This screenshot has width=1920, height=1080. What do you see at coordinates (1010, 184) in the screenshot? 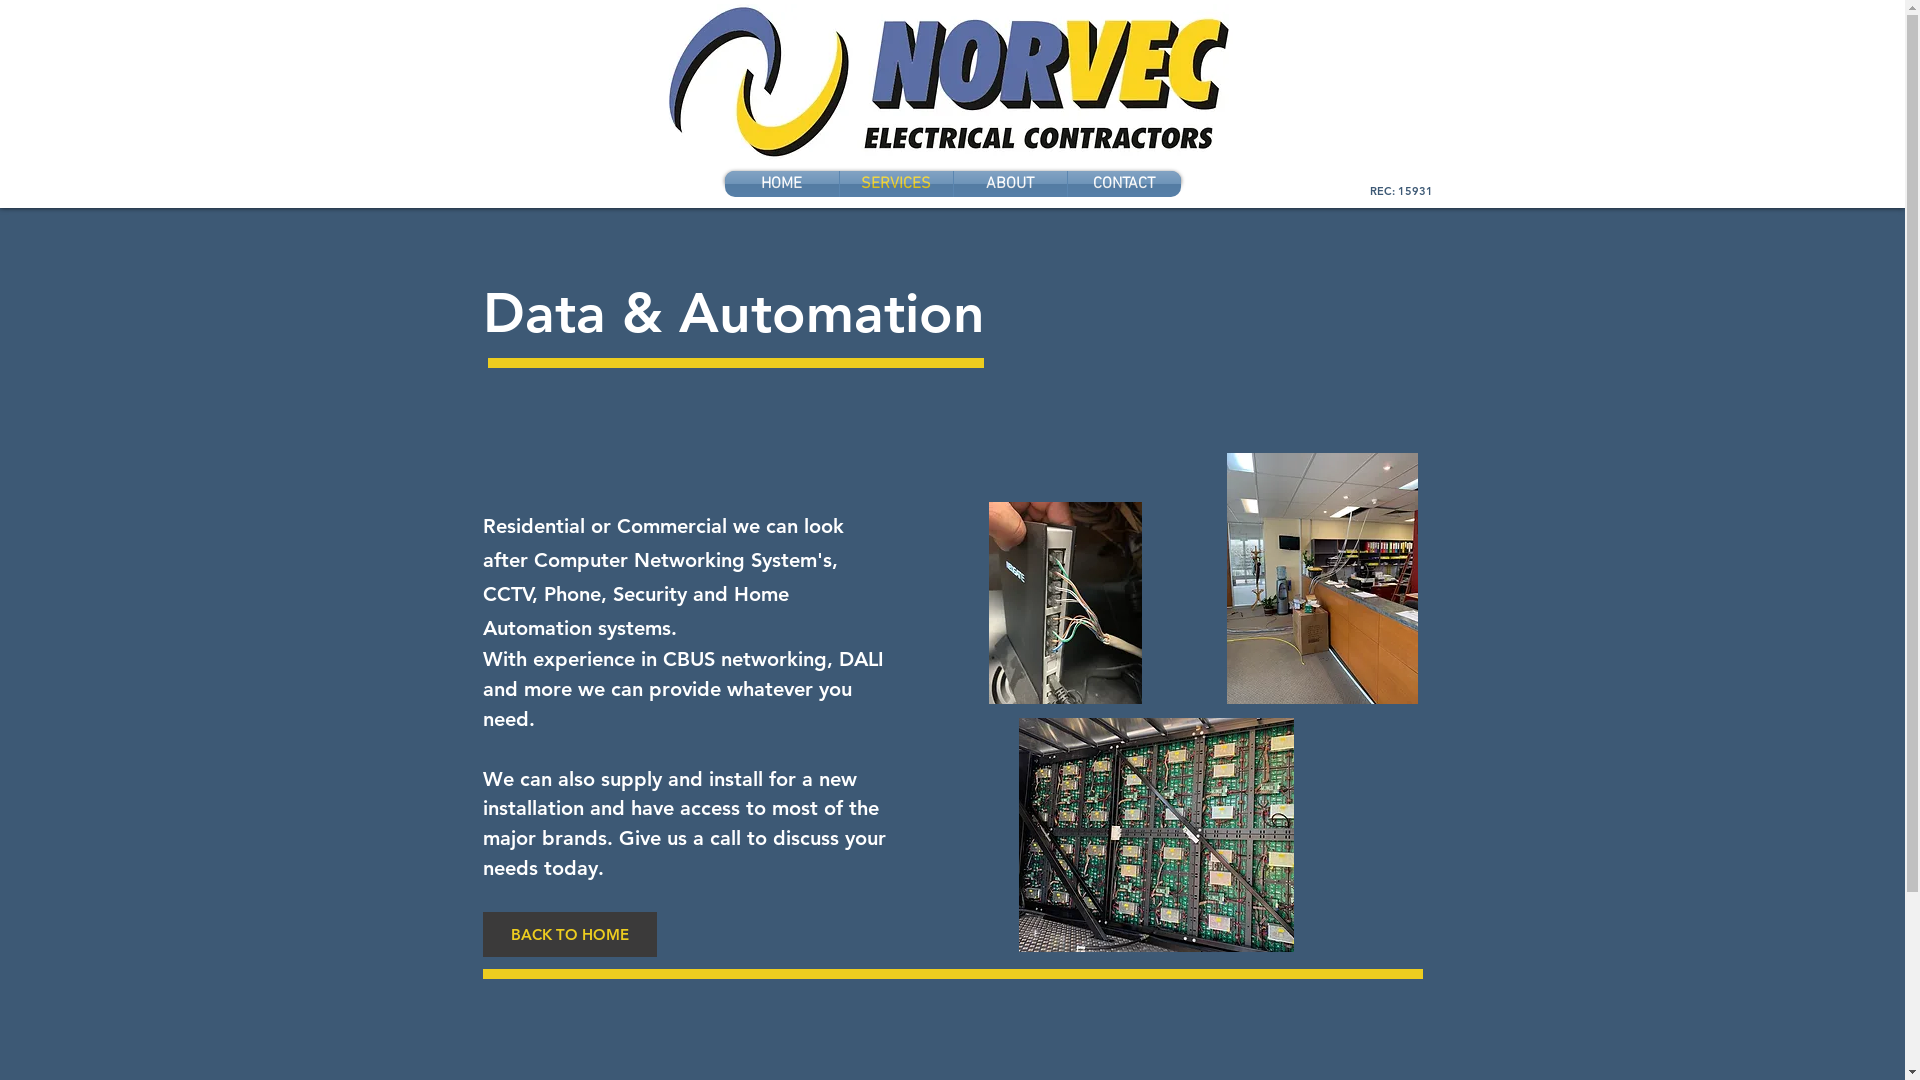
I see `'ABOUT'` at bounding box center [1010, 184].